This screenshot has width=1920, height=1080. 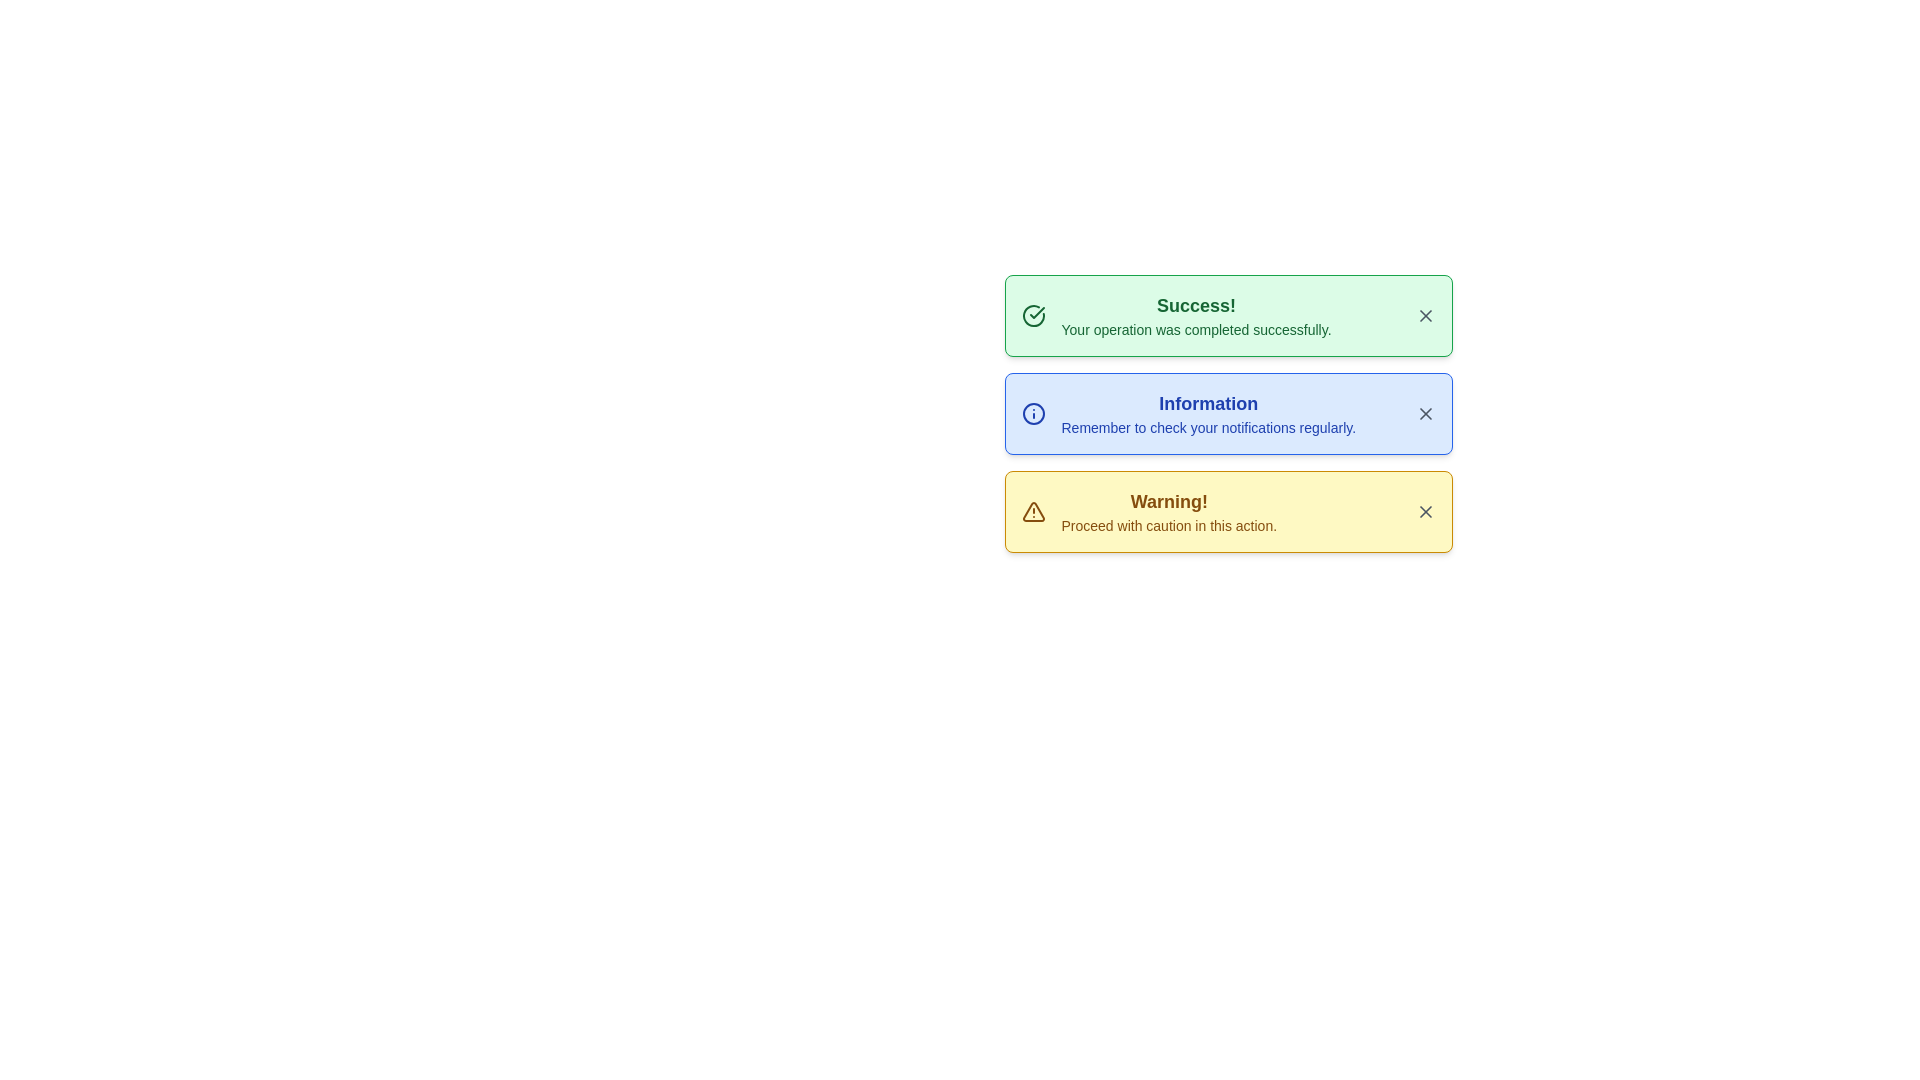 I want to click on supplementary message located in the second notification box labeled 'Information', positioned directly below the label, so click(x=1207, y=427).